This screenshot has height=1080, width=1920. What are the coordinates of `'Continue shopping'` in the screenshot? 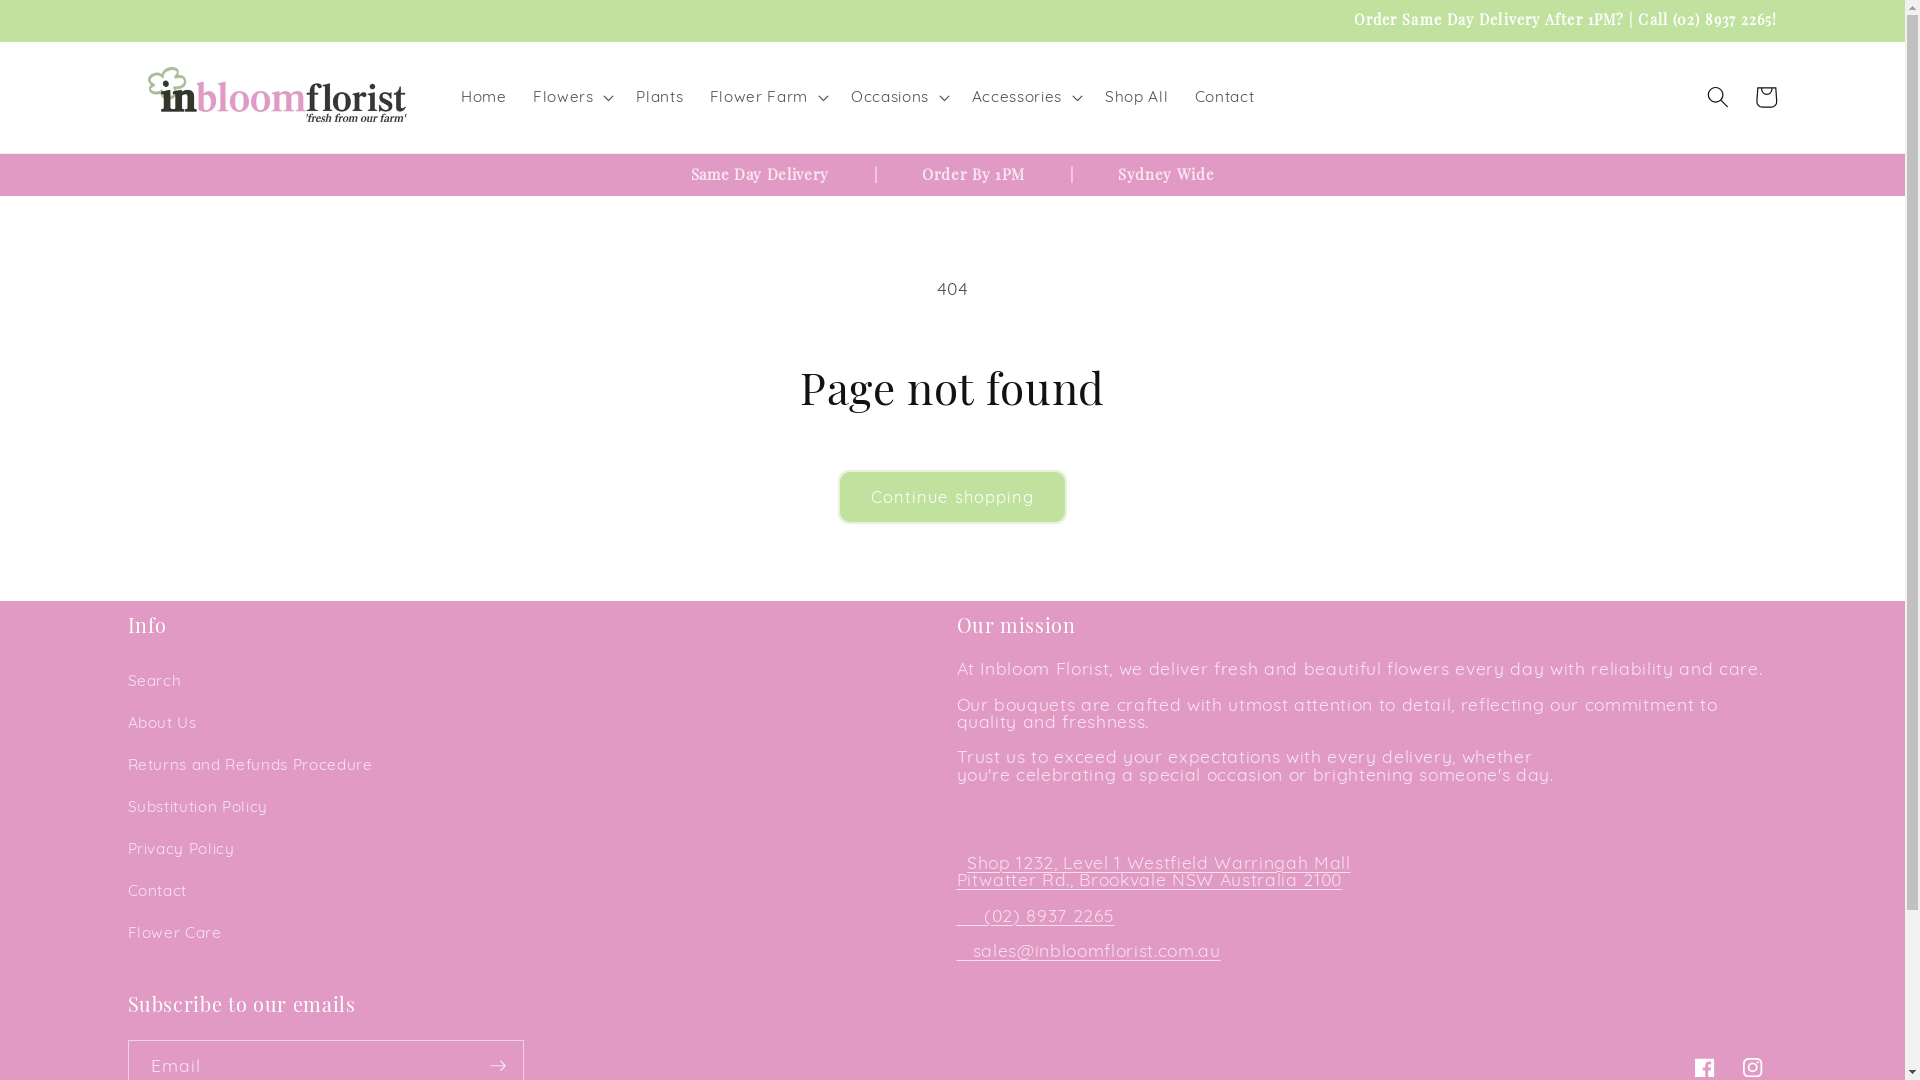 It's located at (952, 496).